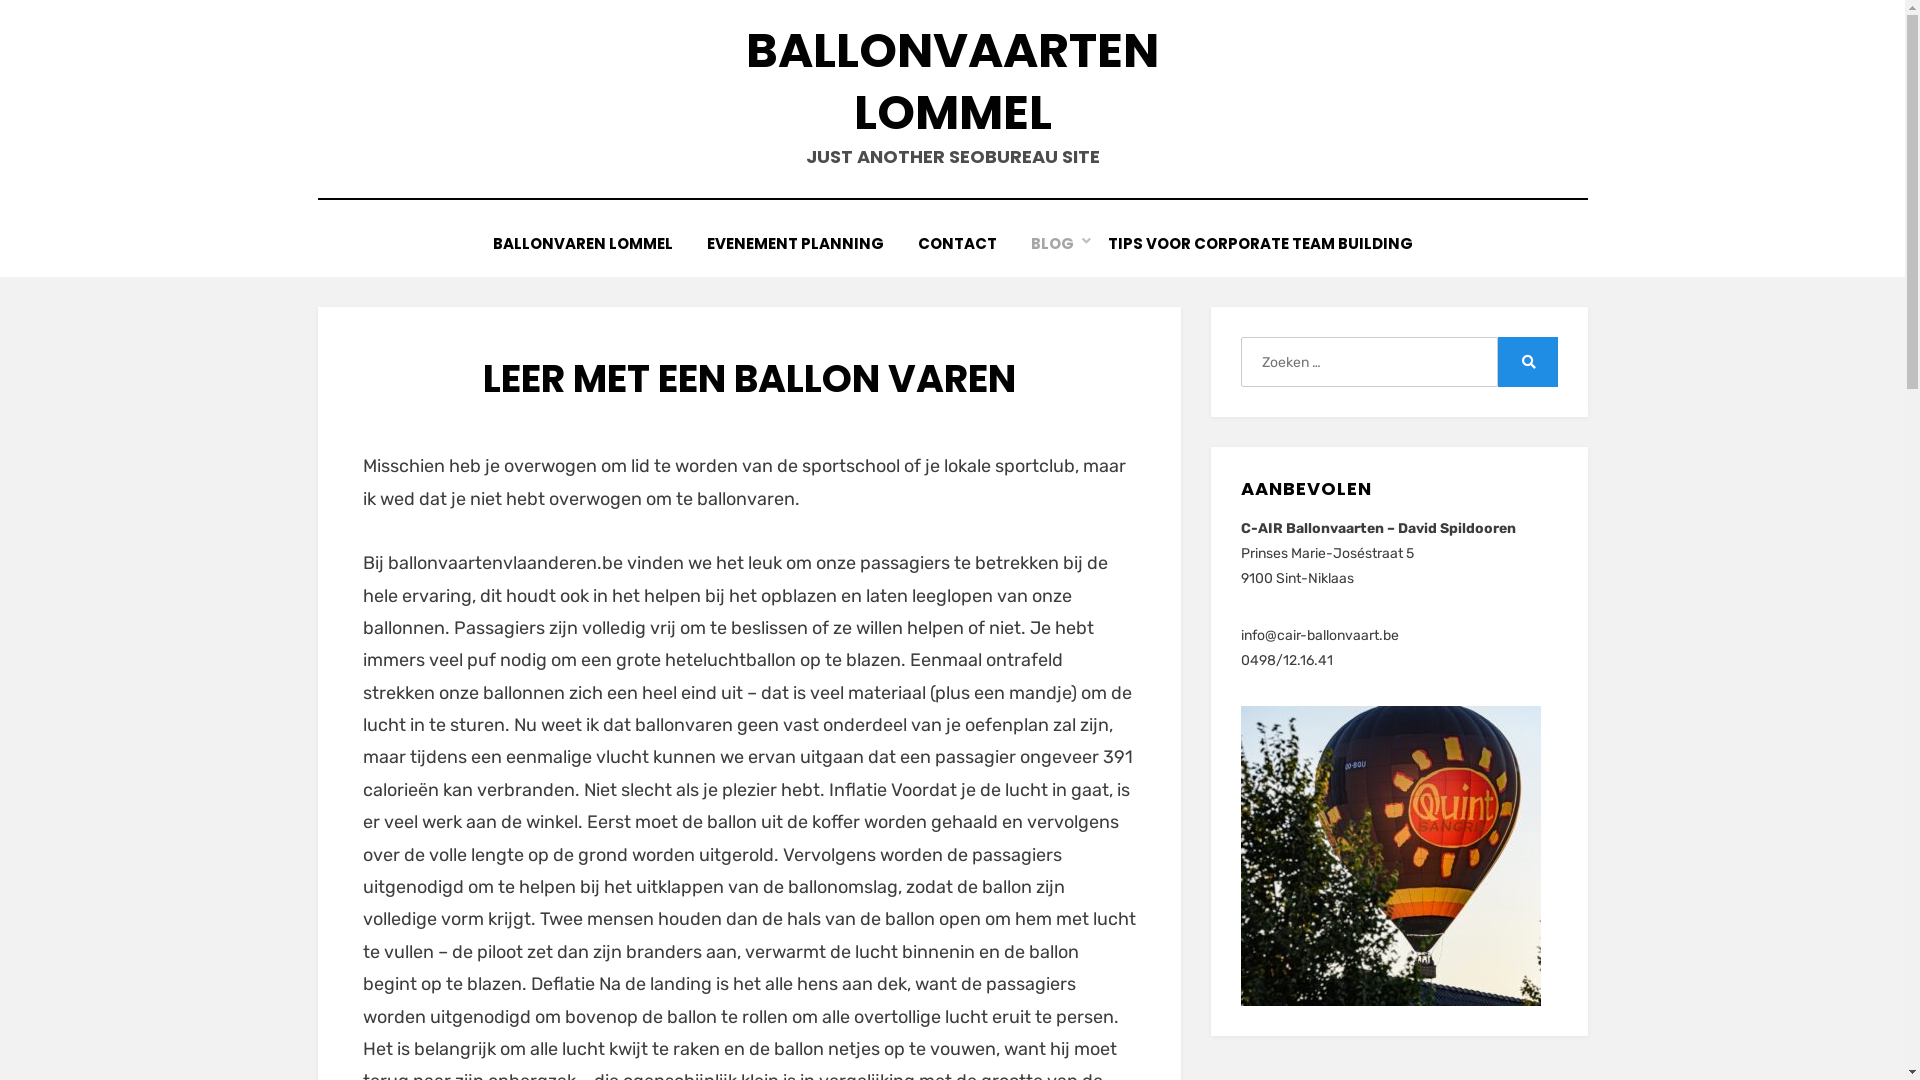  I want to click on '0498/12.16.41', so click(1286, 660).